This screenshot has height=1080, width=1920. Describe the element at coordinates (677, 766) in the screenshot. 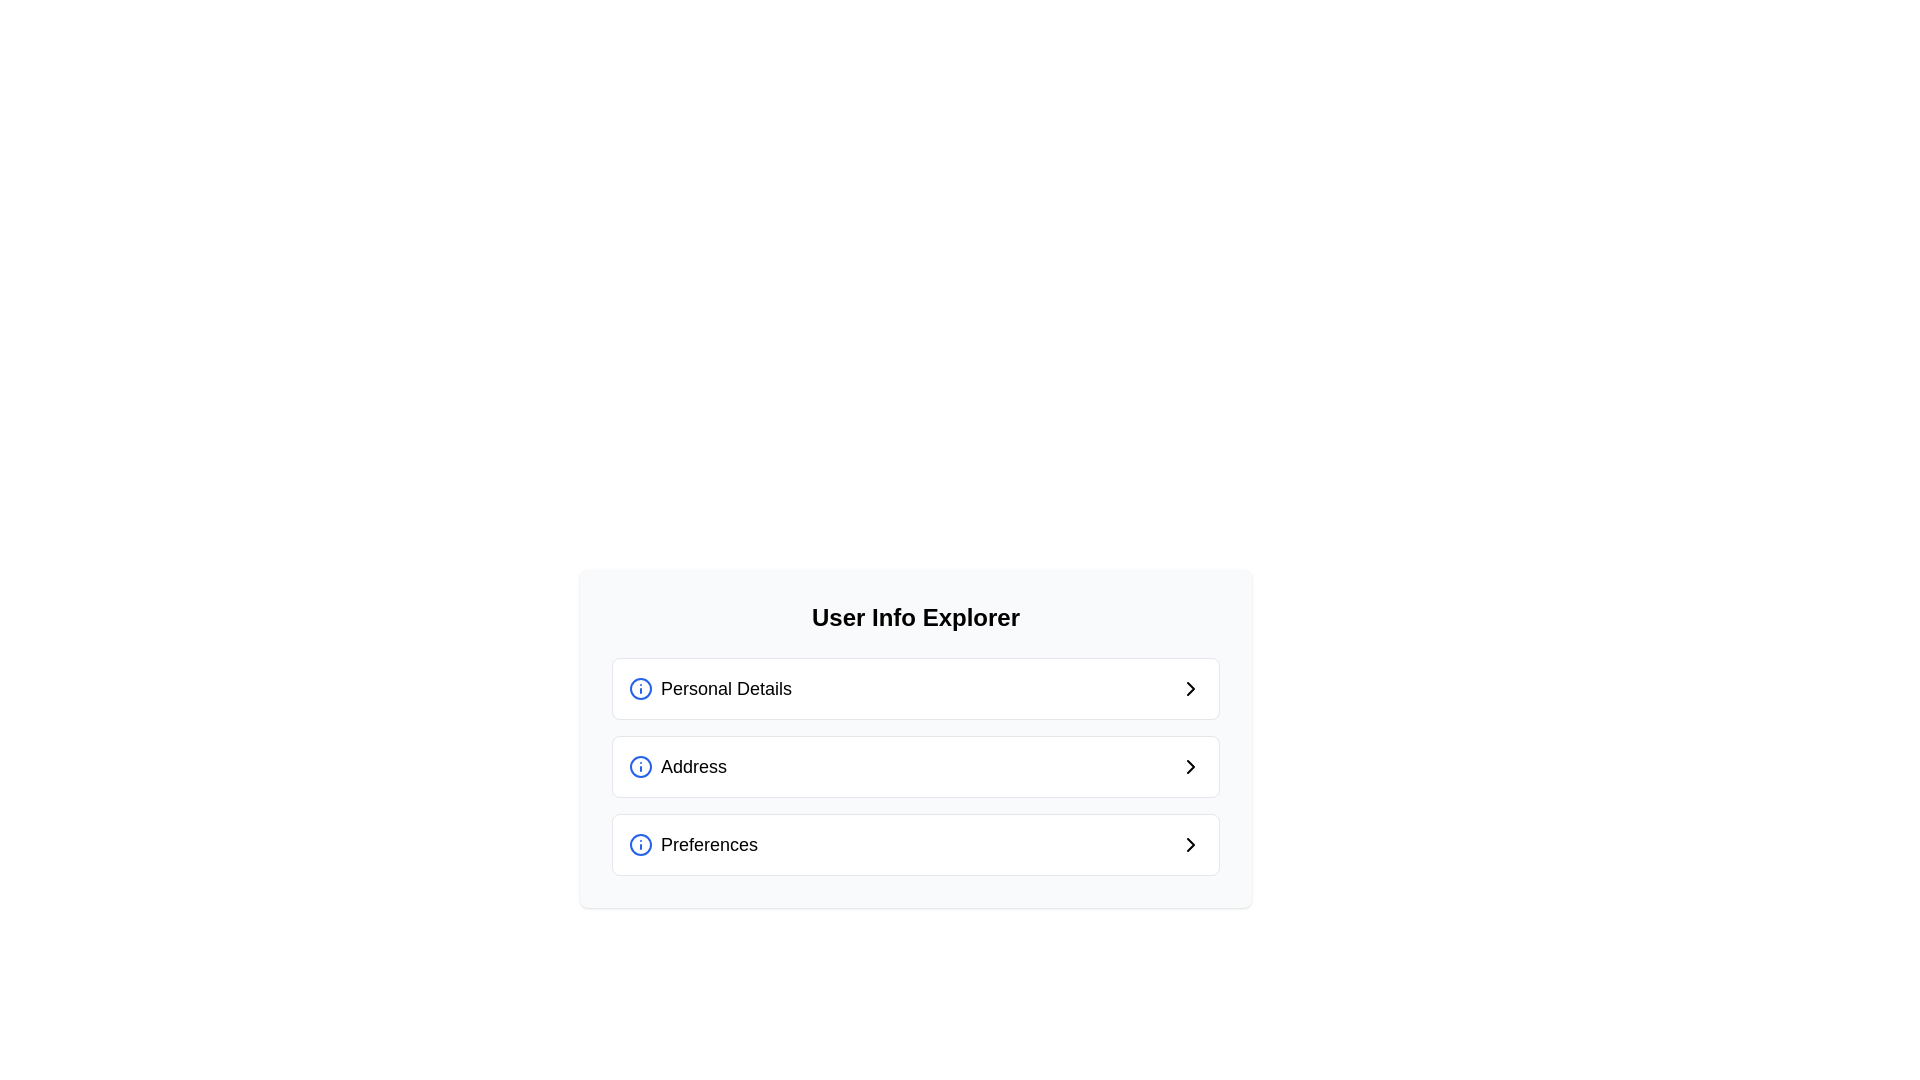

I see `the 'Address' label, which is the second item in the vertical list` at that location.